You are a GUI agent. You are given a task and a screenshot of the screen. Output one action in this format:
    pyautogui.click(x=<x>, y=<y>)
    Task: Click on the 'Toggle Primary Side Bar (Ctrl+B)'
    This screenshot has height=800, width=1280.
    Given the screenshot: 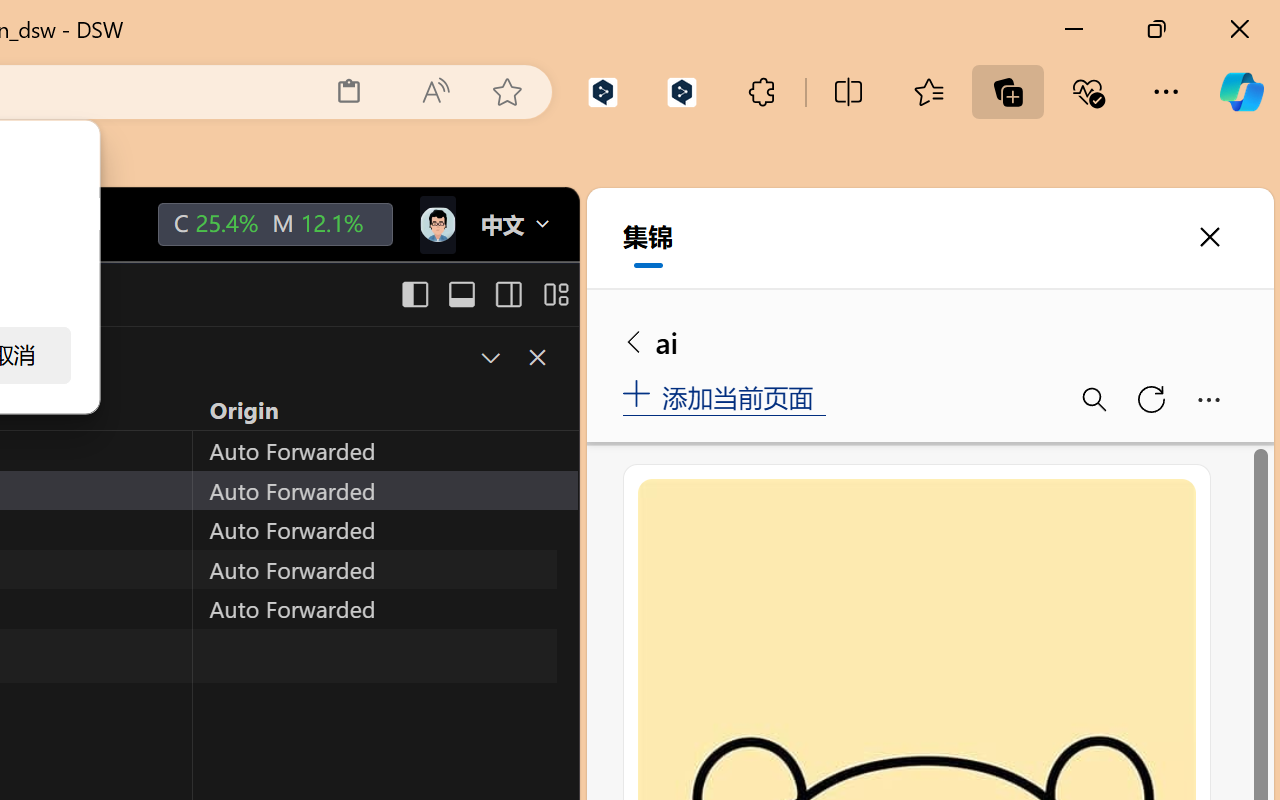 What is the action you would take?
    pyautogui.click(x=413, y=294)
    